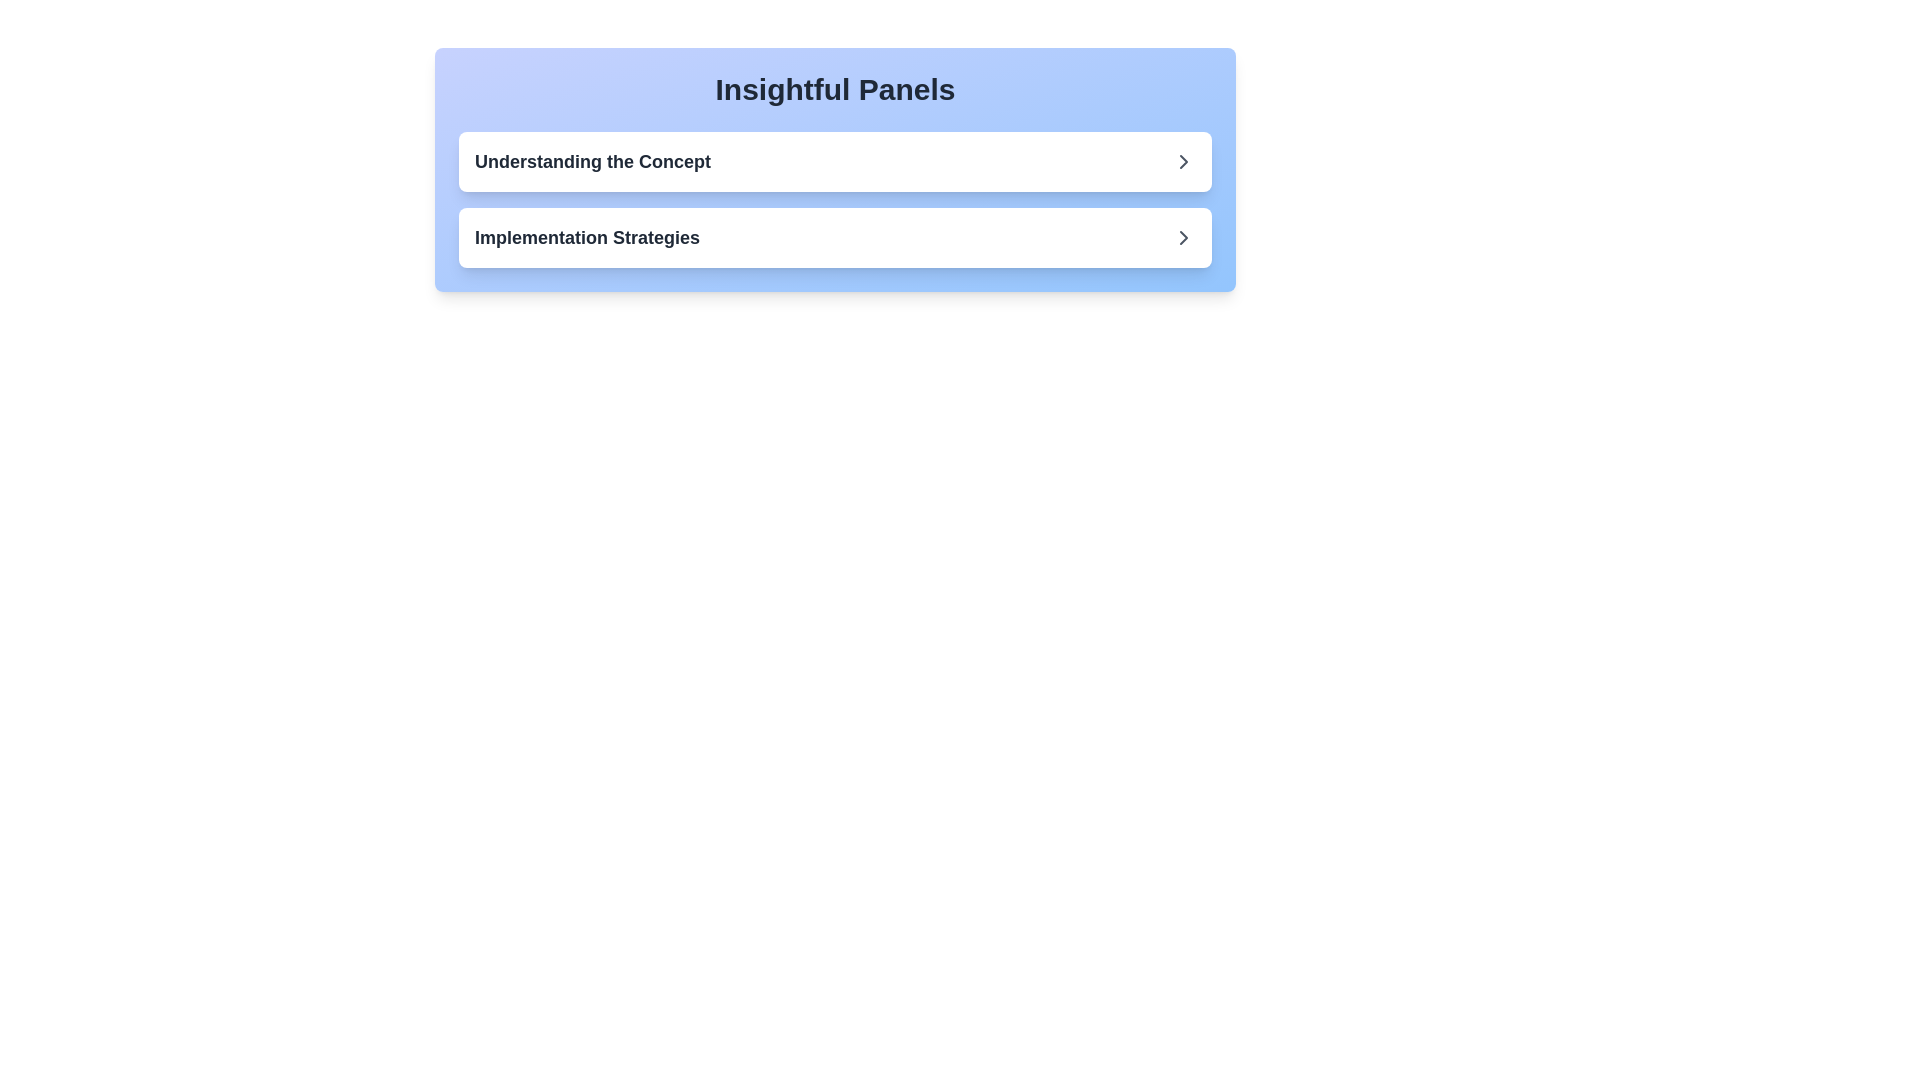 Image resolution: width=1920 pixels, height=1080 pixels. Describe the element at coordinates (1184, 161) in the screenshot. I see `the right-facing chevron icon with a thin gray stroke located at the far right inside the group labeled 'Understanding the Concept'` at that location.